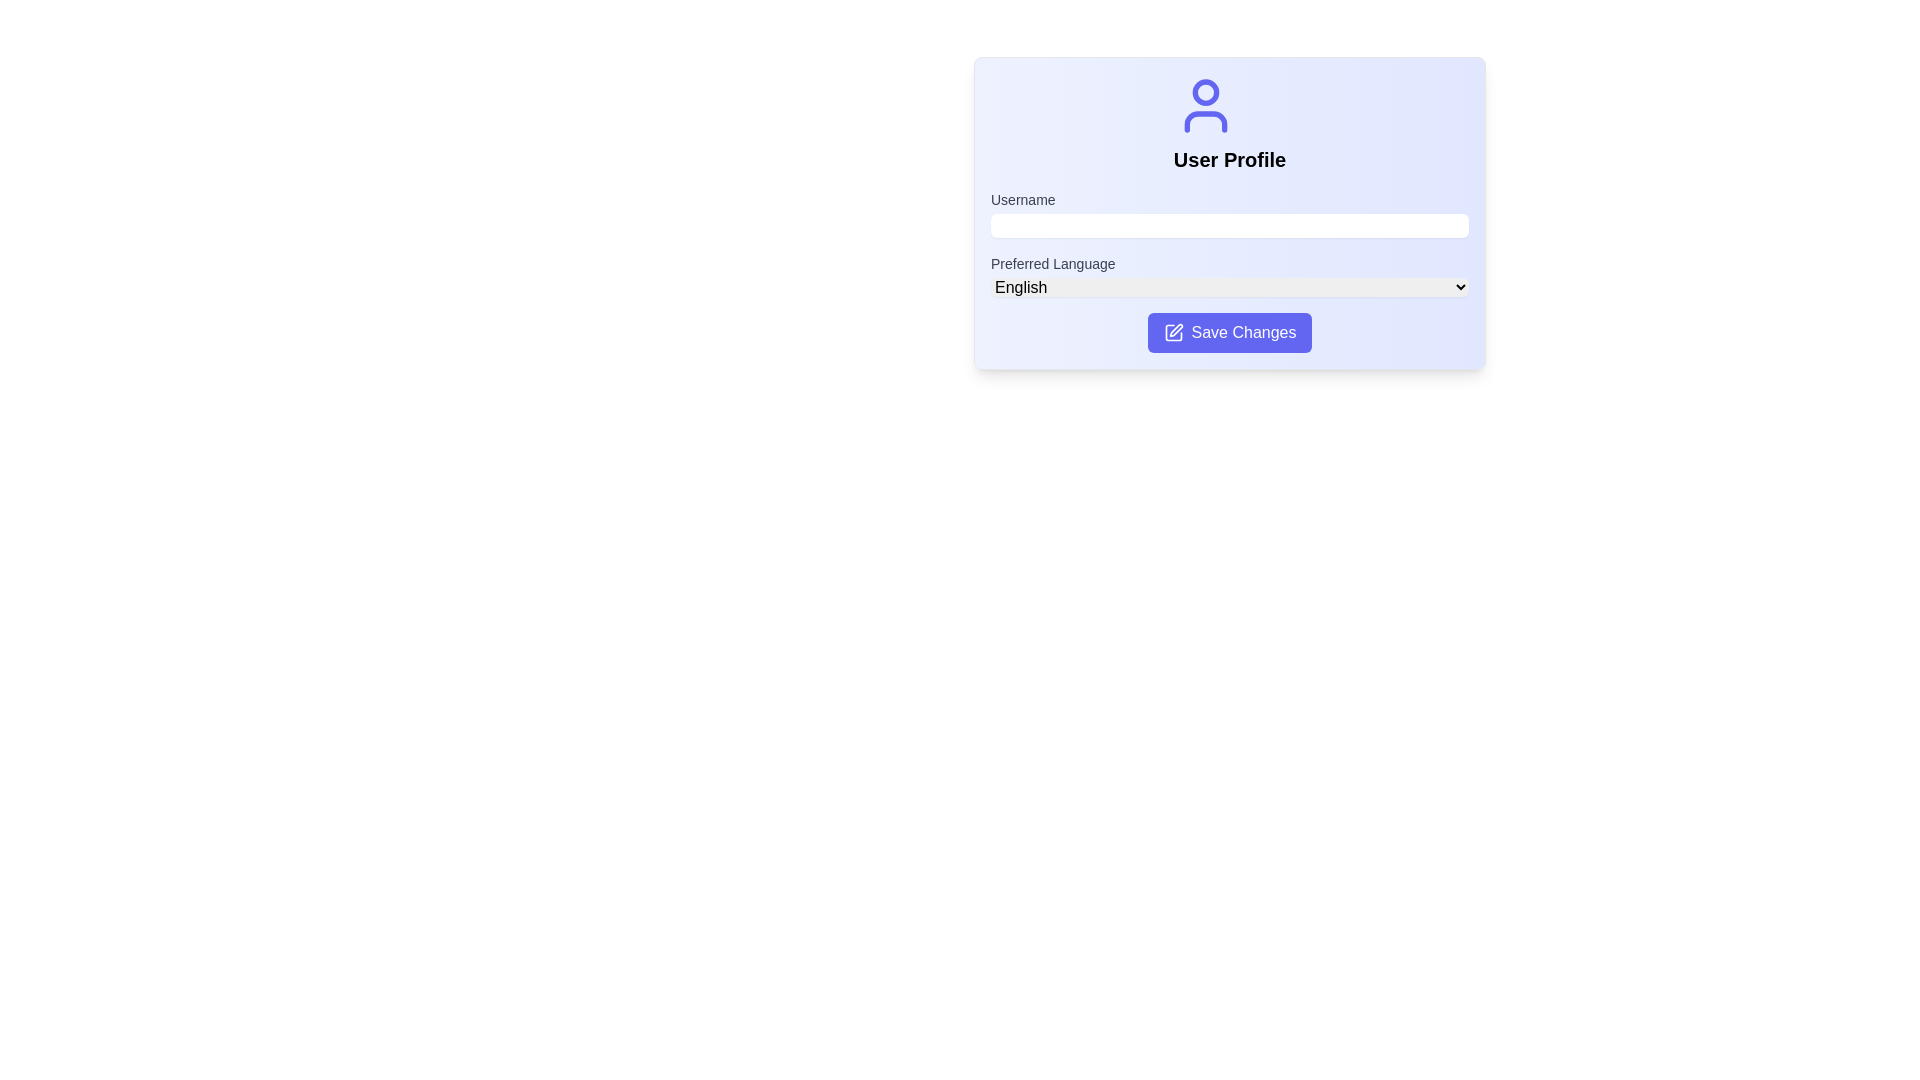  Describe the element at coordinates (1228, 287) in the screenshot. I see `an option from the dropdown menu labeled 'Preferred Language' that displays 'English' as the currently selected option` at that location.